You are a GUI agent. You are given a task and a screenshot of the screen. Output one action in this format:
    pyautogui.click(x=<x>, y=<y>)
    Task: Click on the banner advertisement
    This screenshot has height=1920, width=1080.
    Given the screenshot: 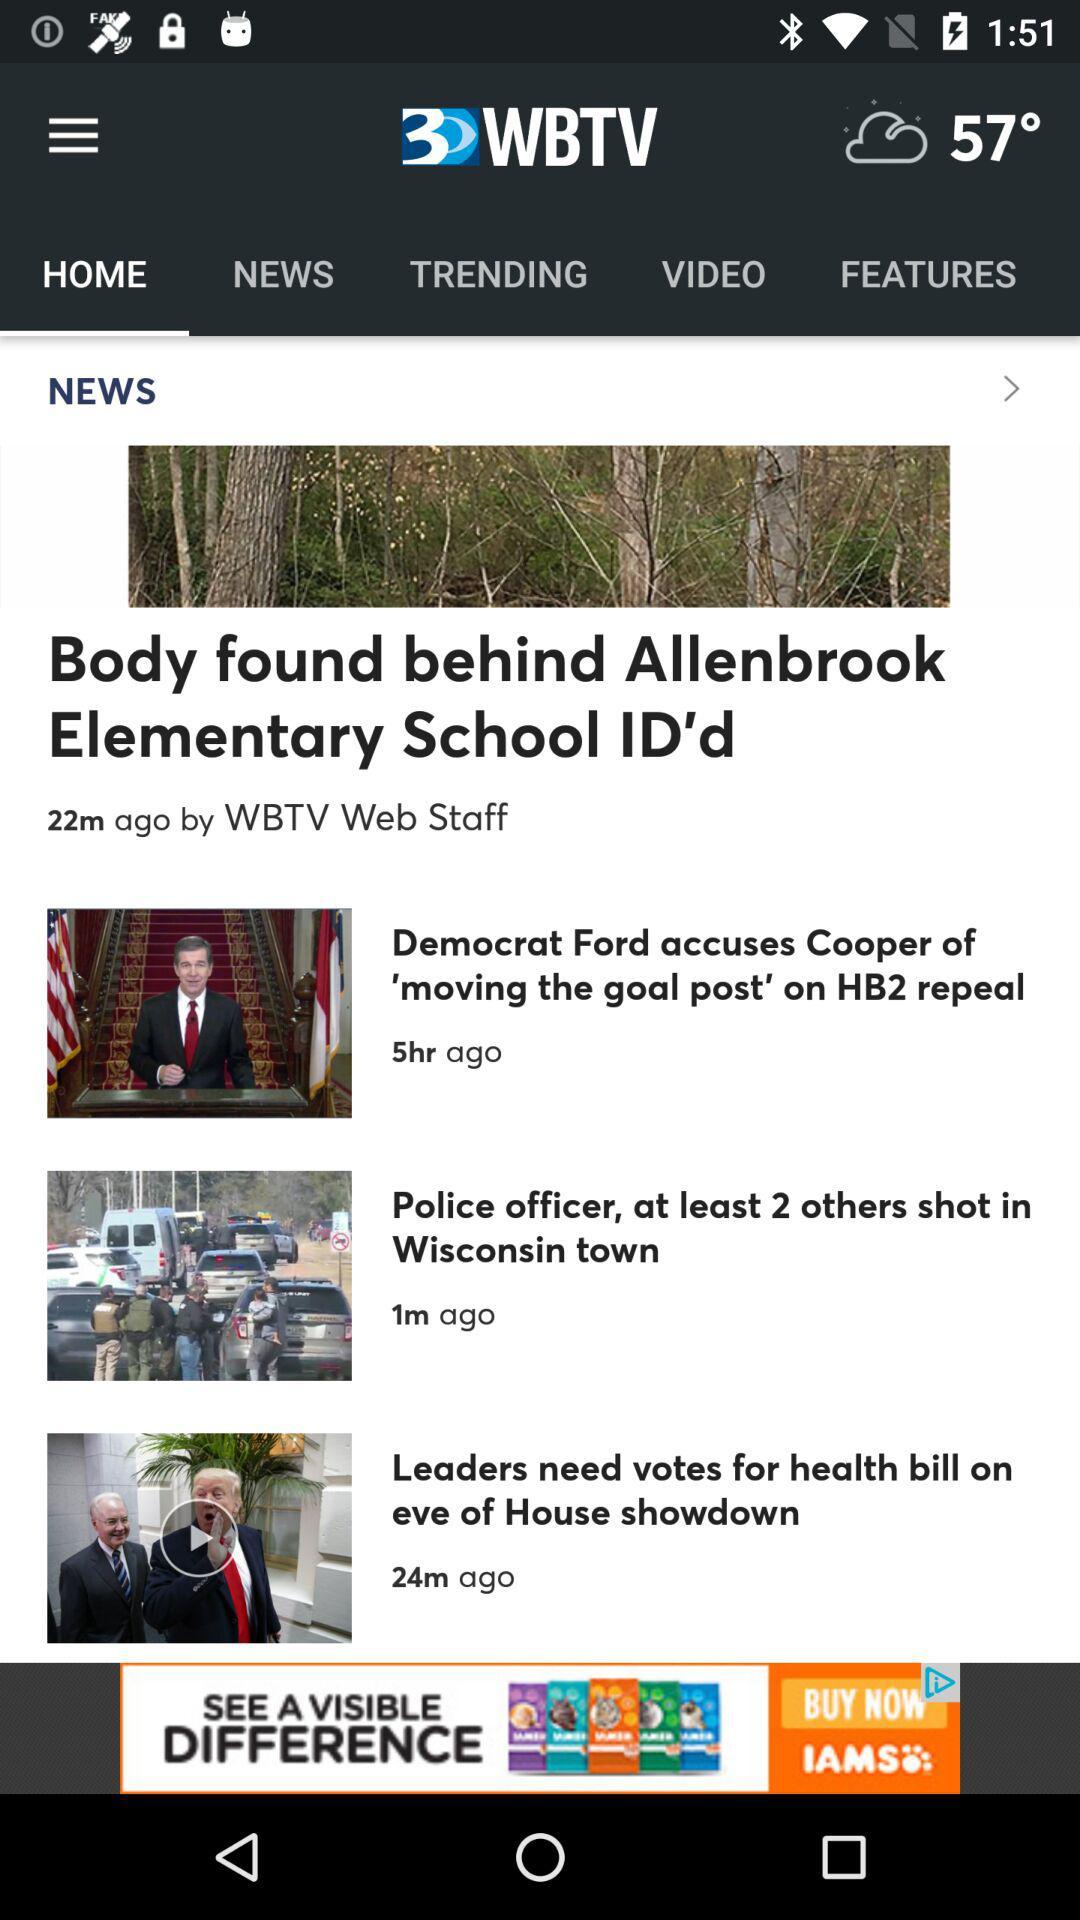 What is the action you would take?
    pyautogui.click(x=540, y=1727)
    